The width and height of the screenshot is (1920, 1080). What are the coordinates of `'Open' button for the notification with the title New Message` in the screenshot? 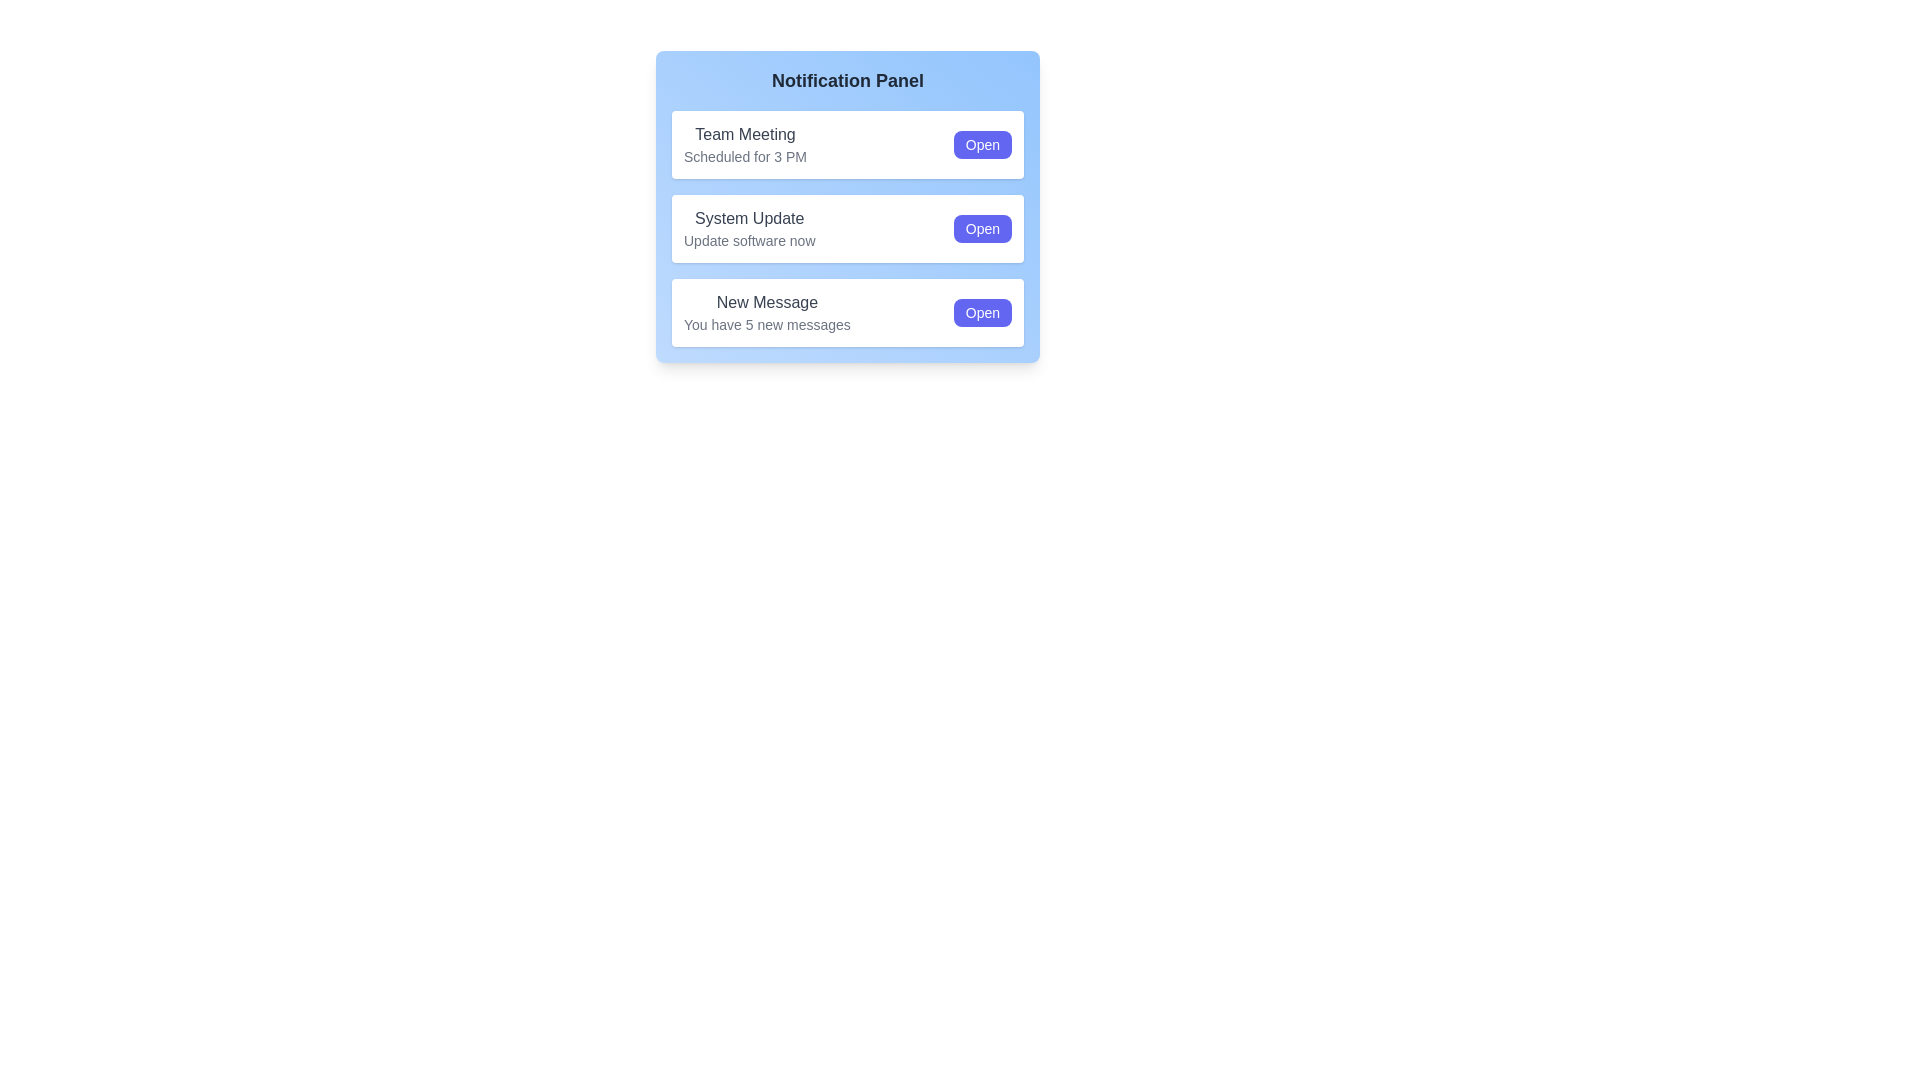 It's located at (982, 312).